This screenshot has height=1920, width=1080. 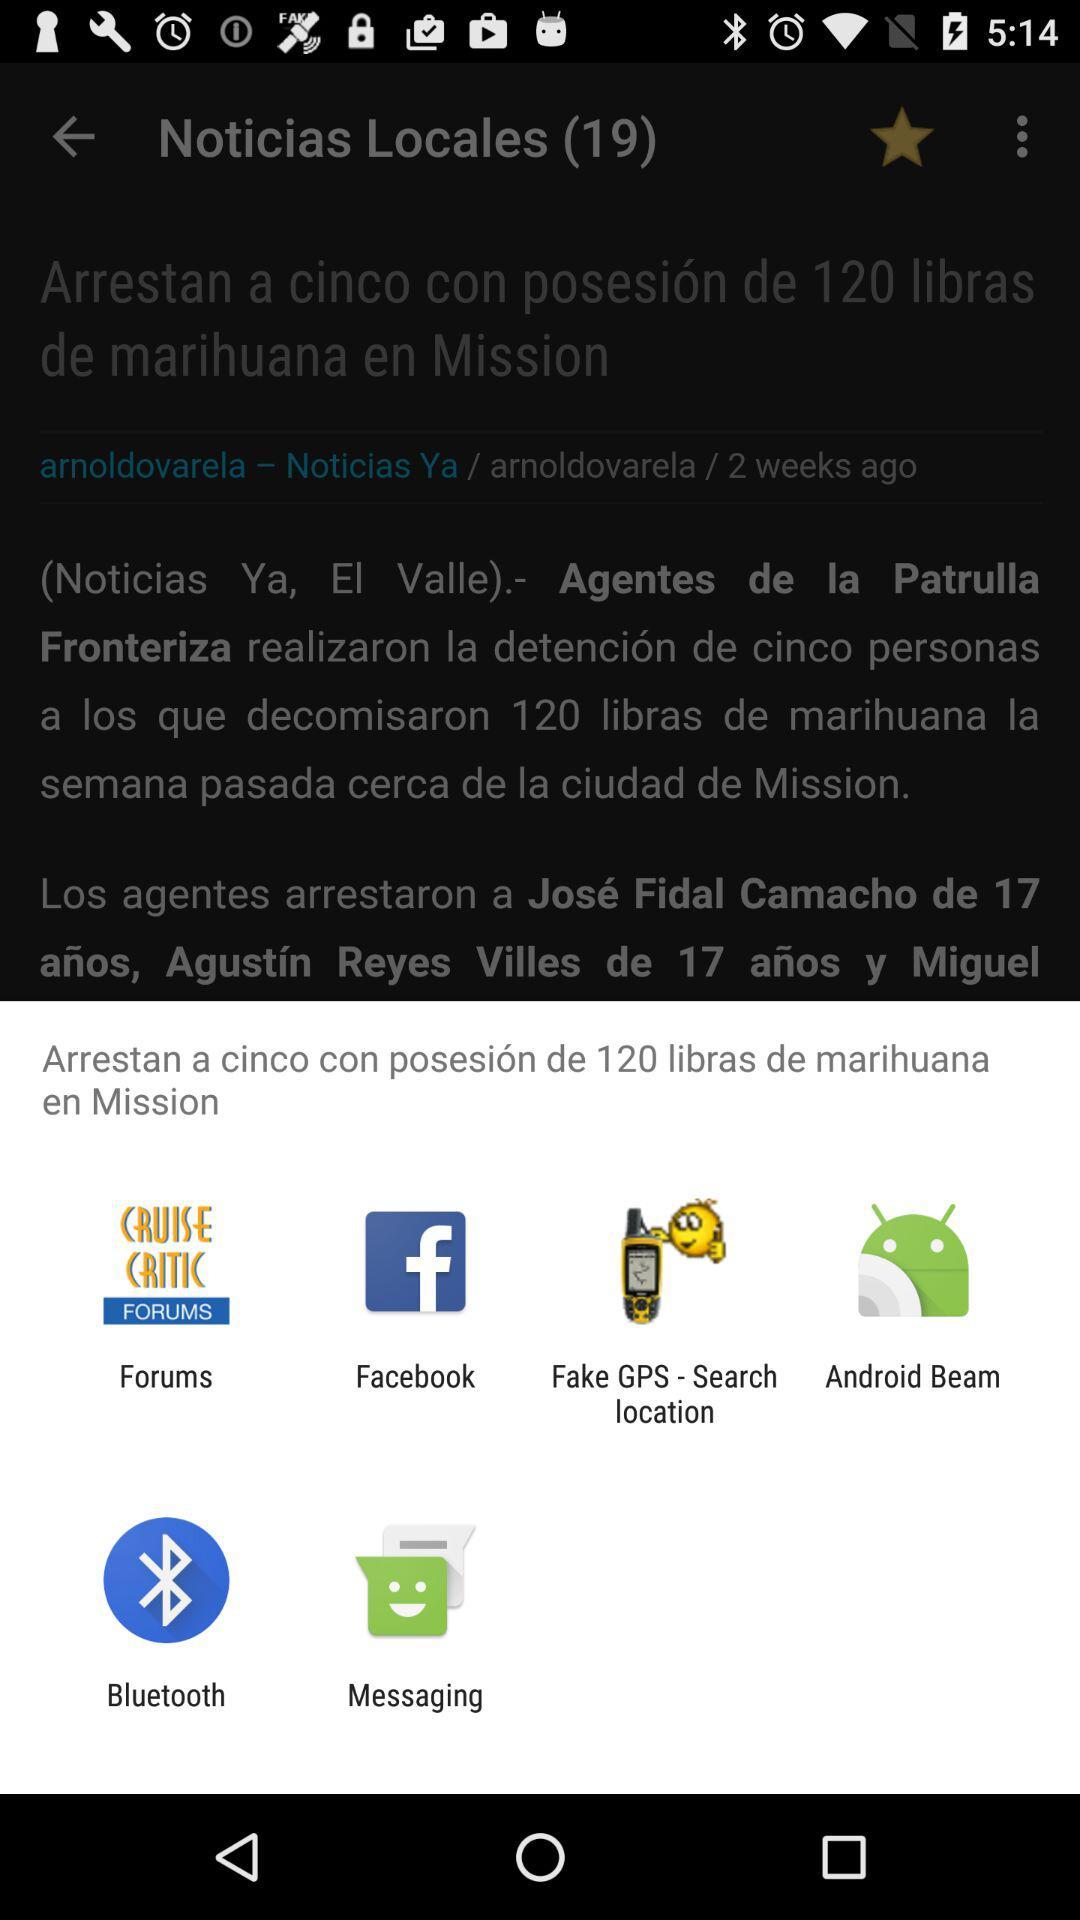 I want to click on the icon next to the forums, so click(x=414, y=1392).